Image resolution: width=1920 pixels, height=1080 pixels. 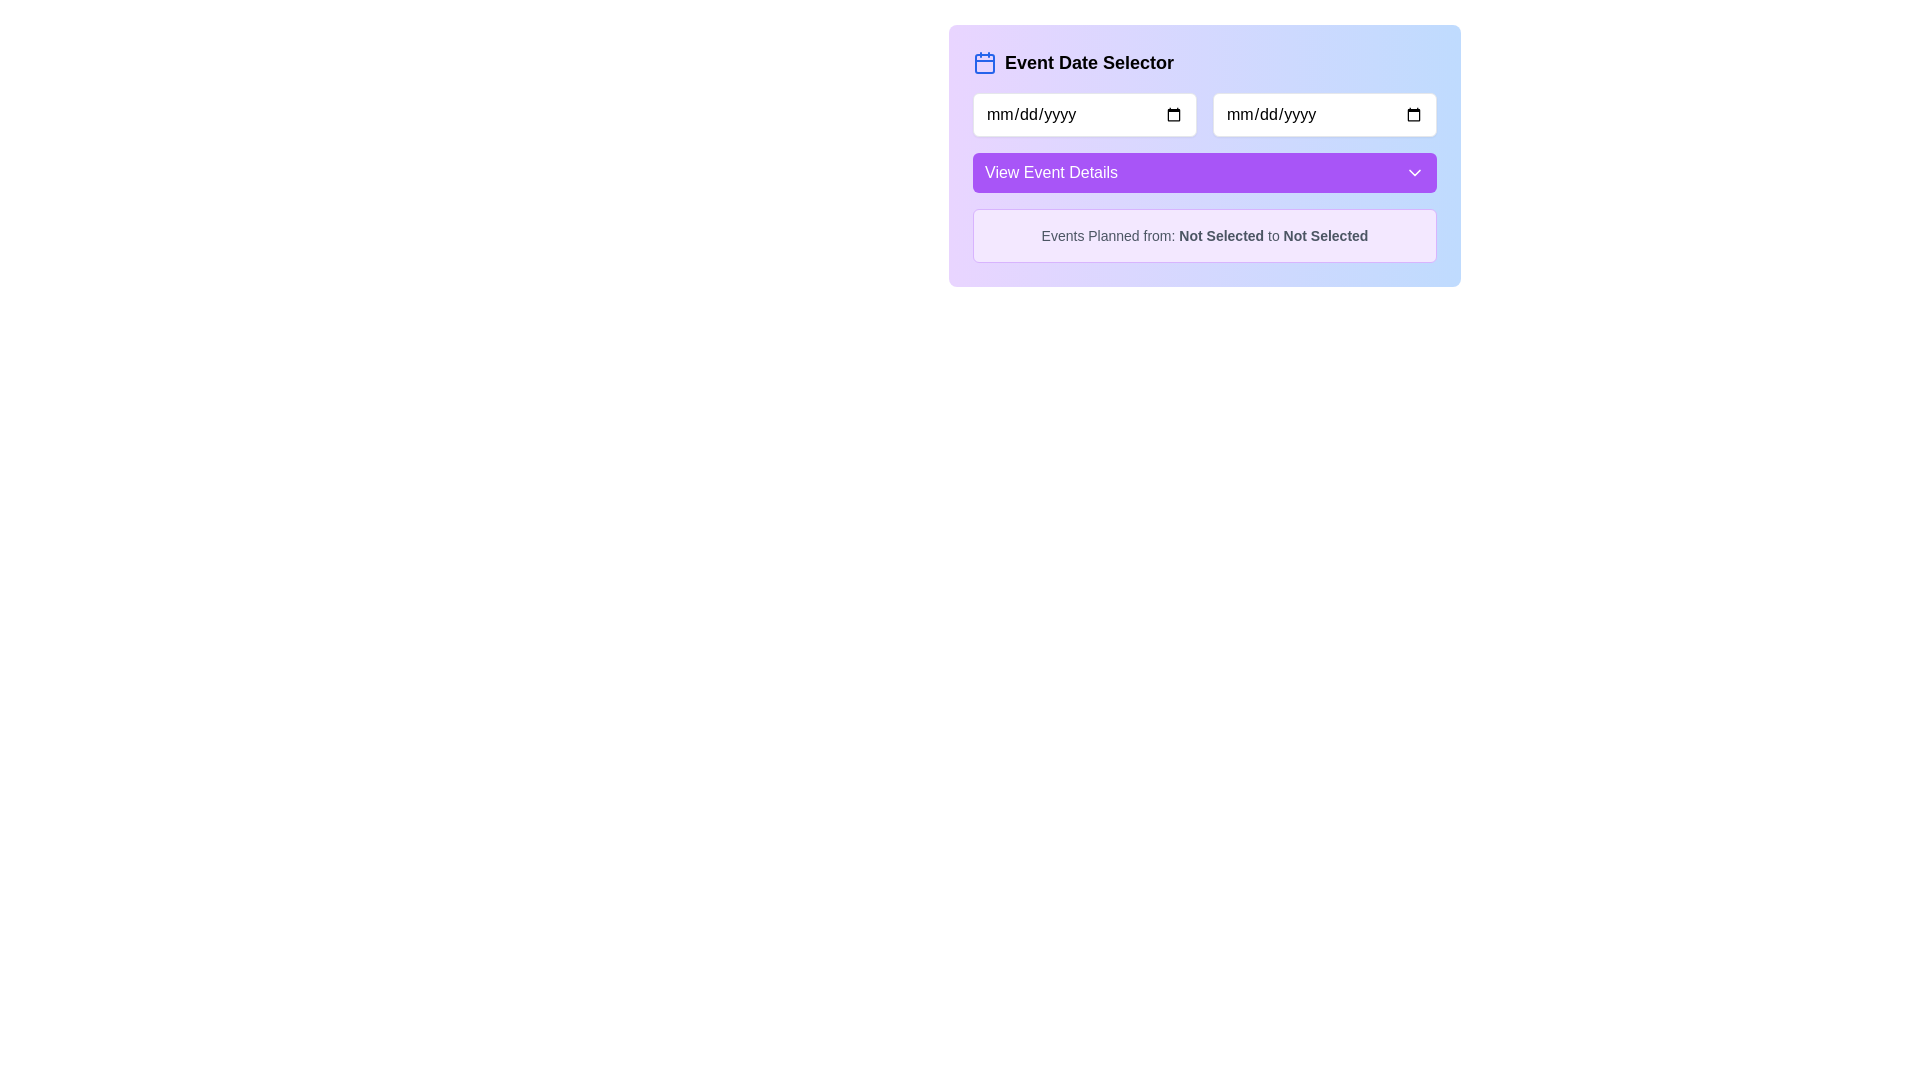 What do you see at coordinates (1203, 154) in the screenshot?
I see `the rectangular interactive button labeled 'View Event Details' with a purple background, located below two date input fields and above a summary box displaying 'Events Planned from: Not Selected to Not Selected'` at bounding box center [1203, 154].